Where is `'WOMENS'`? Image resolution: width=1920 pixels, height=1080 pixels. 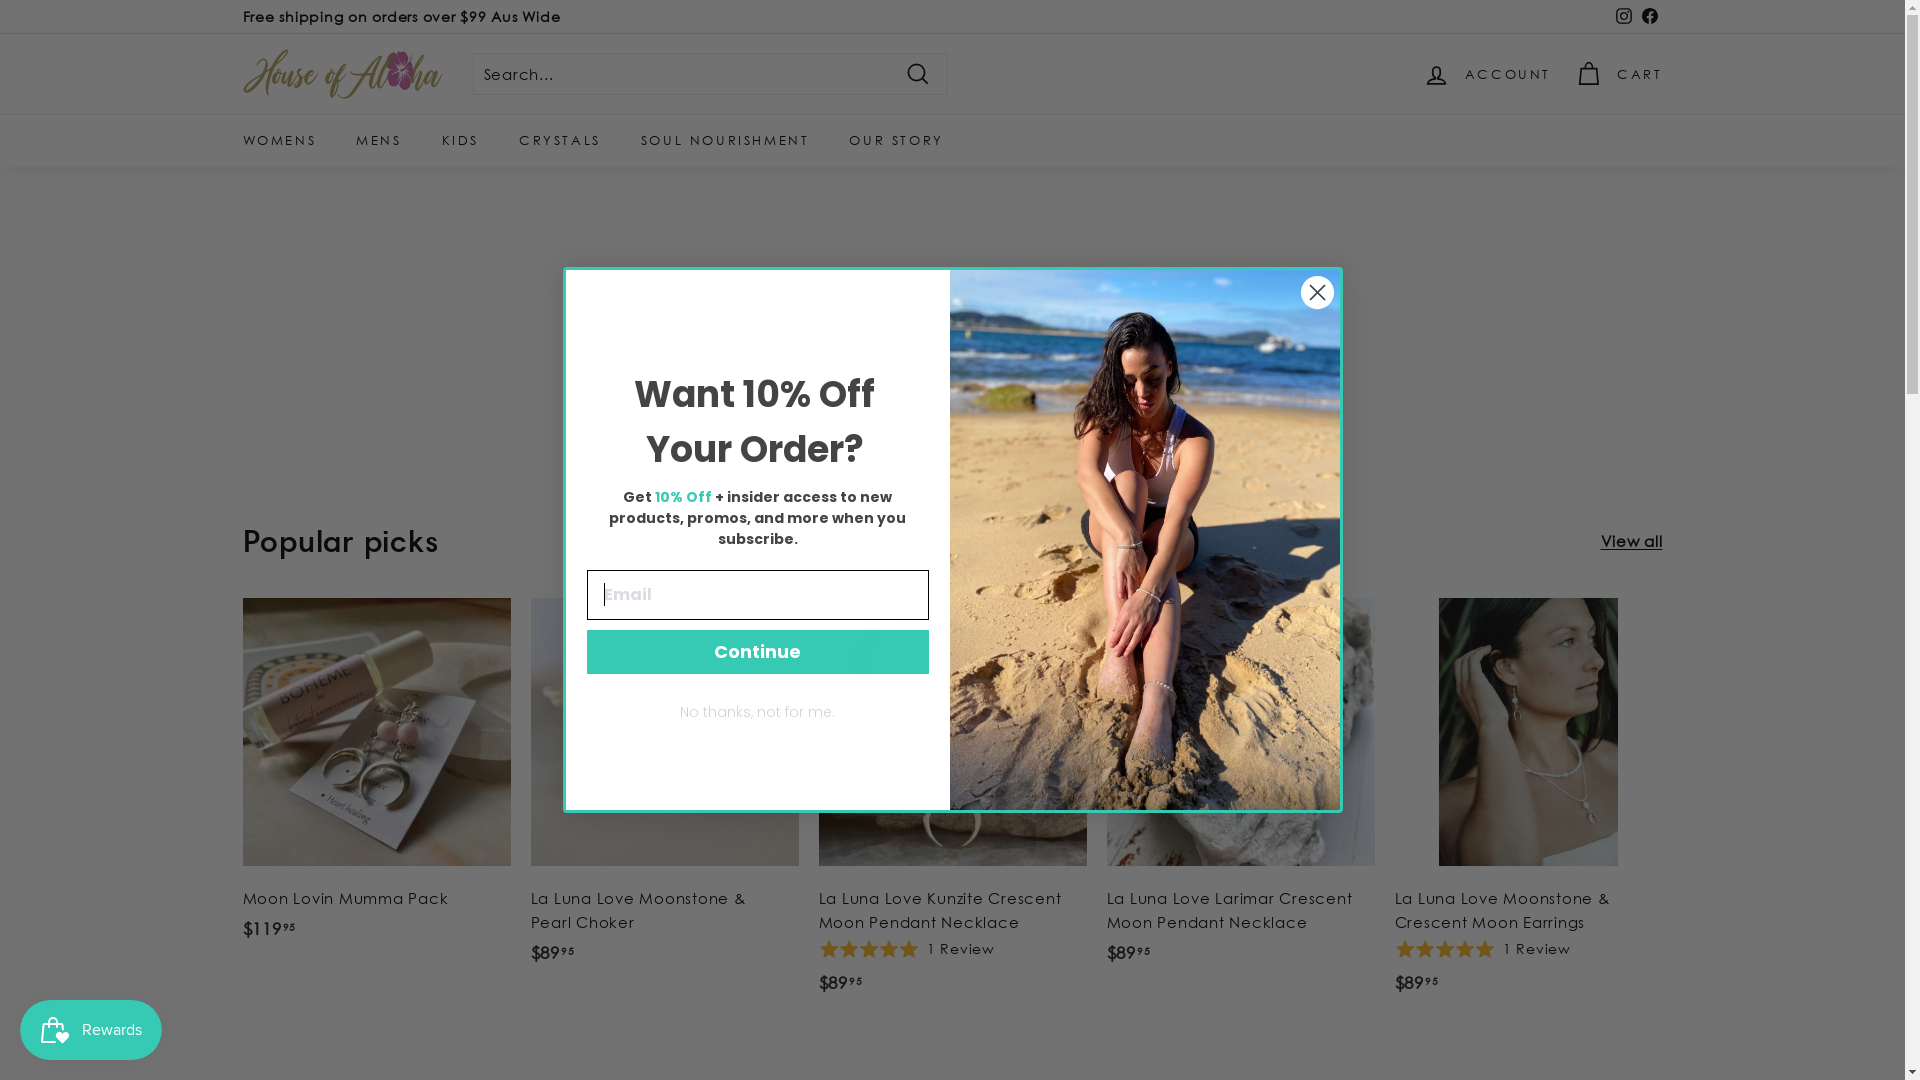 'WOMENS' is located at coordinates (277, 139).